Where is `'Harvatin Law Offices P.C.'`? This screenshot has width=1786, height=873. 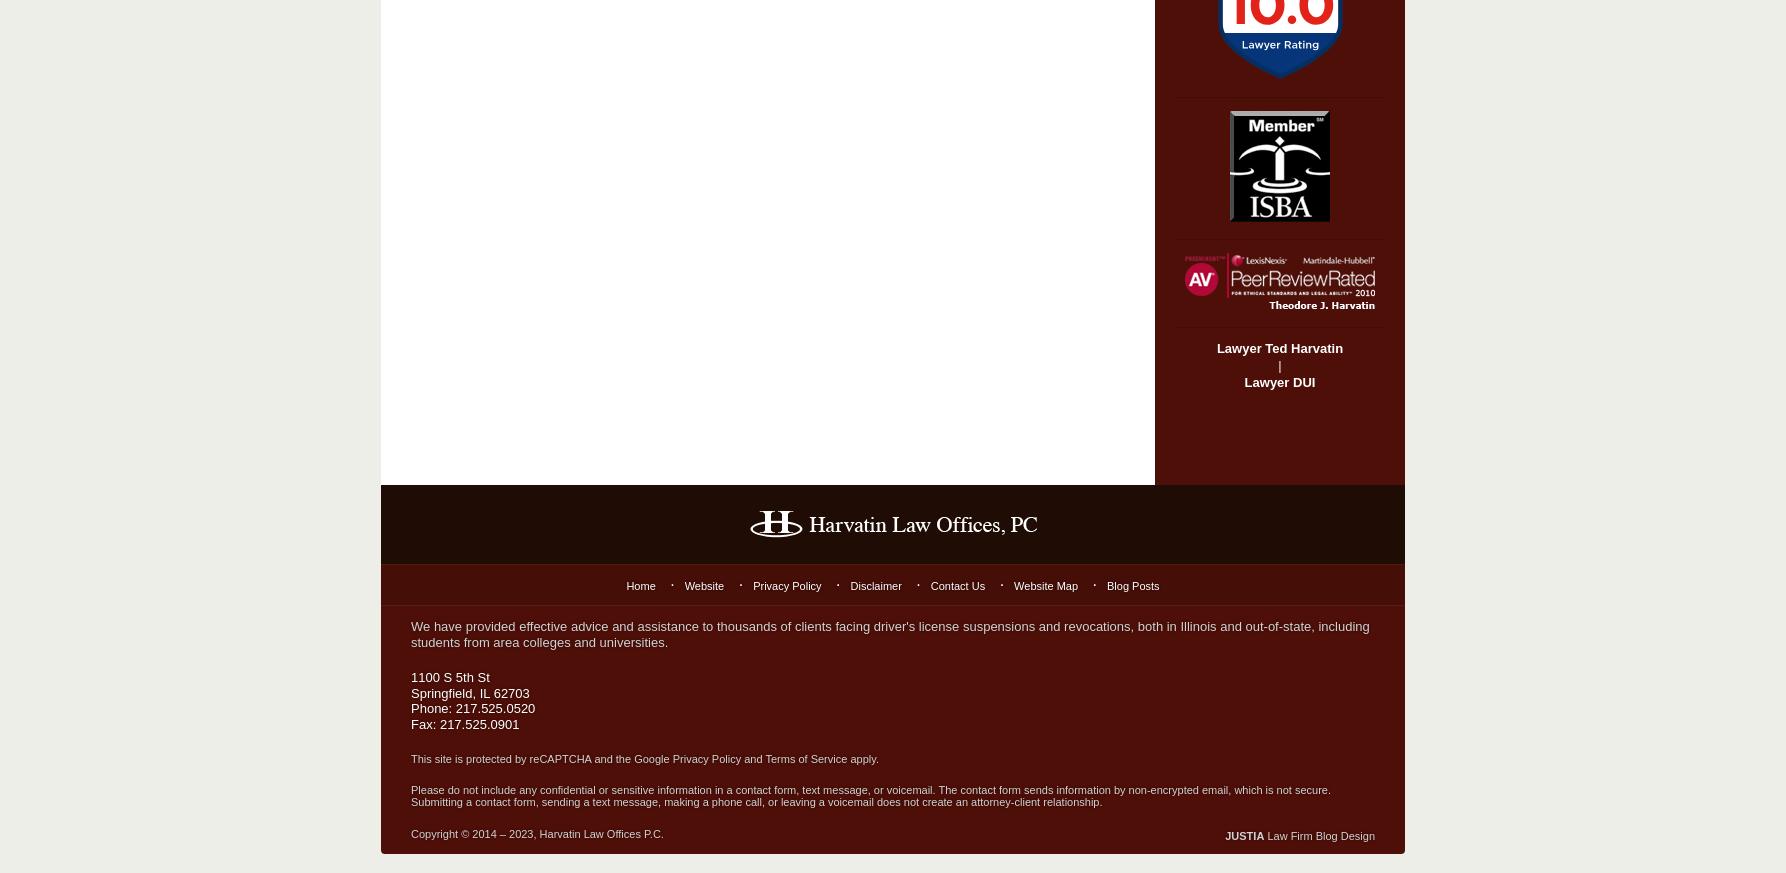
'Harvatin Law Offices P.C.' is located at coordinates (600, 833).